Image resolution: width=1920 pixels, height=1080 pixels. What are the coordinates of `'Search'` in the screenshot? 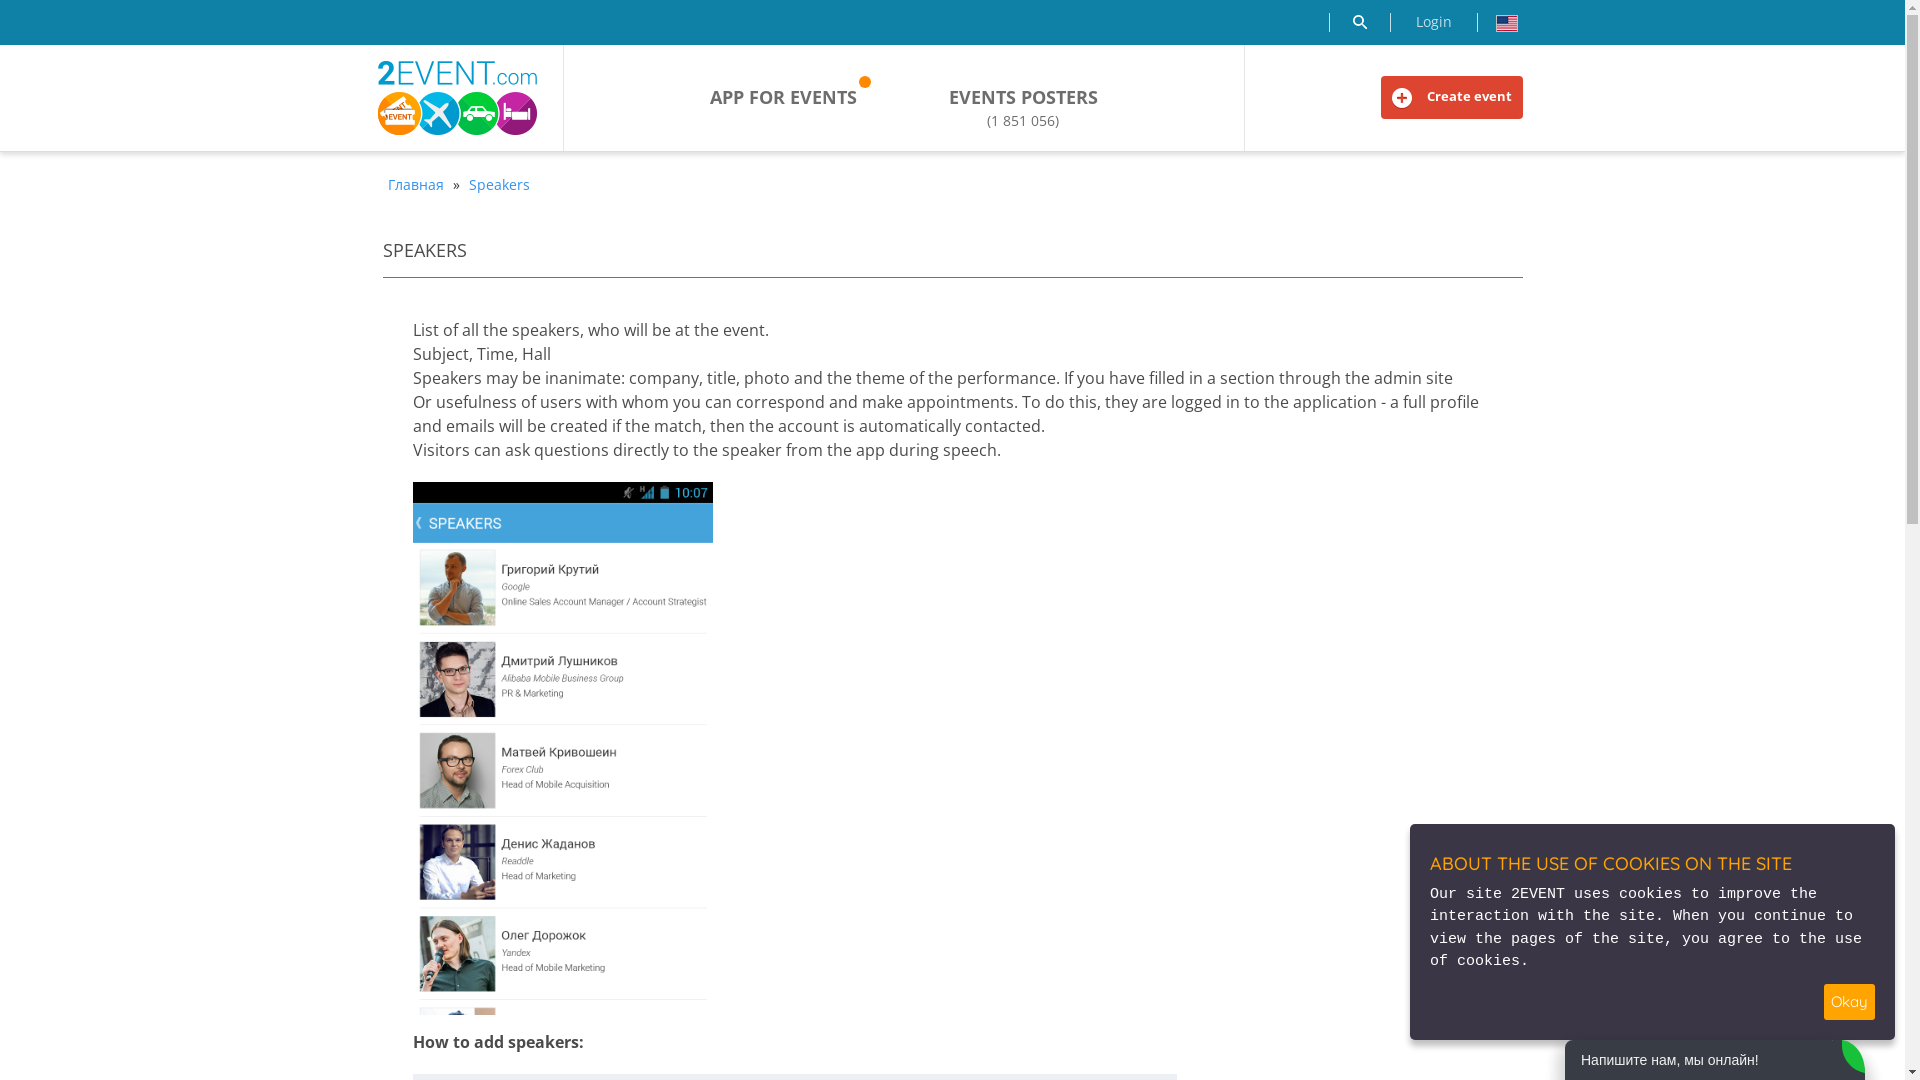 It's located at (1358, 22).